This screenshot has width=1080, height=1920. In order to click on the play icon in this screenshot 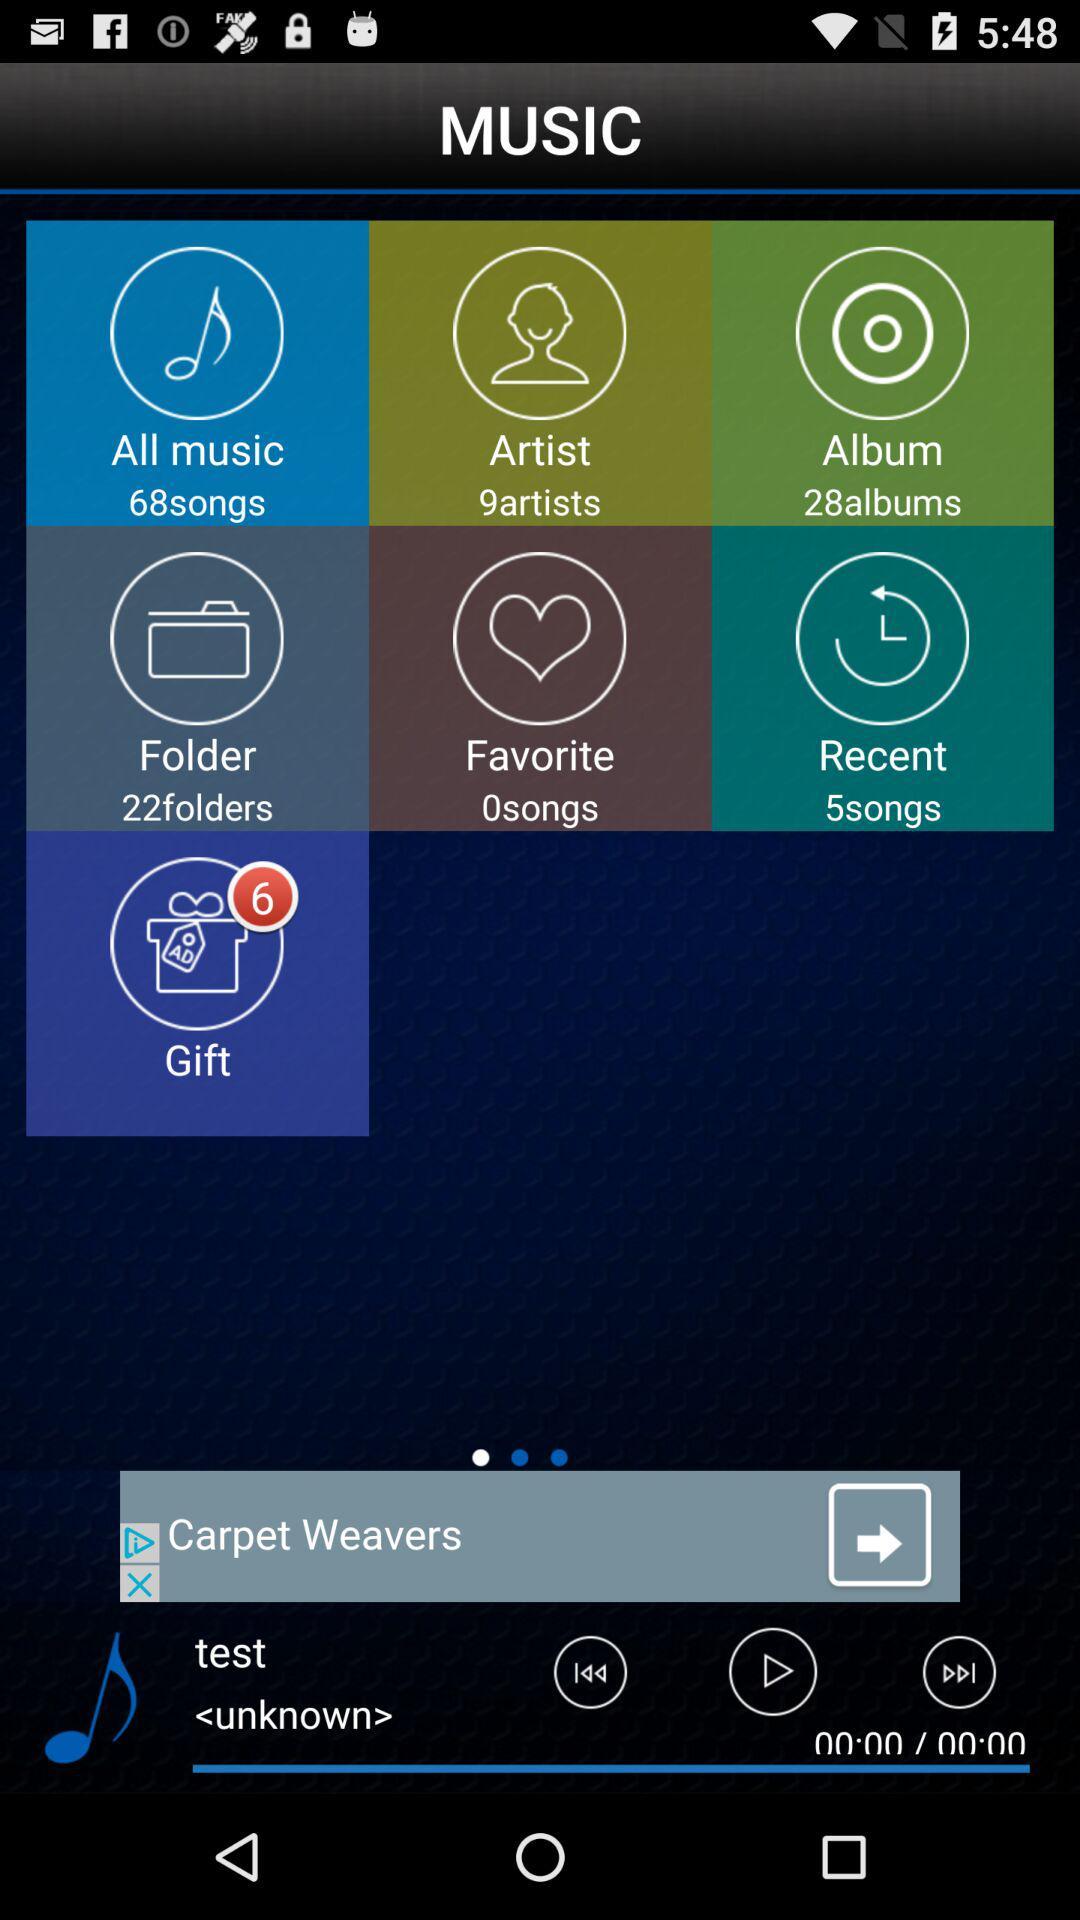, I will do `click(772, 1799)`.